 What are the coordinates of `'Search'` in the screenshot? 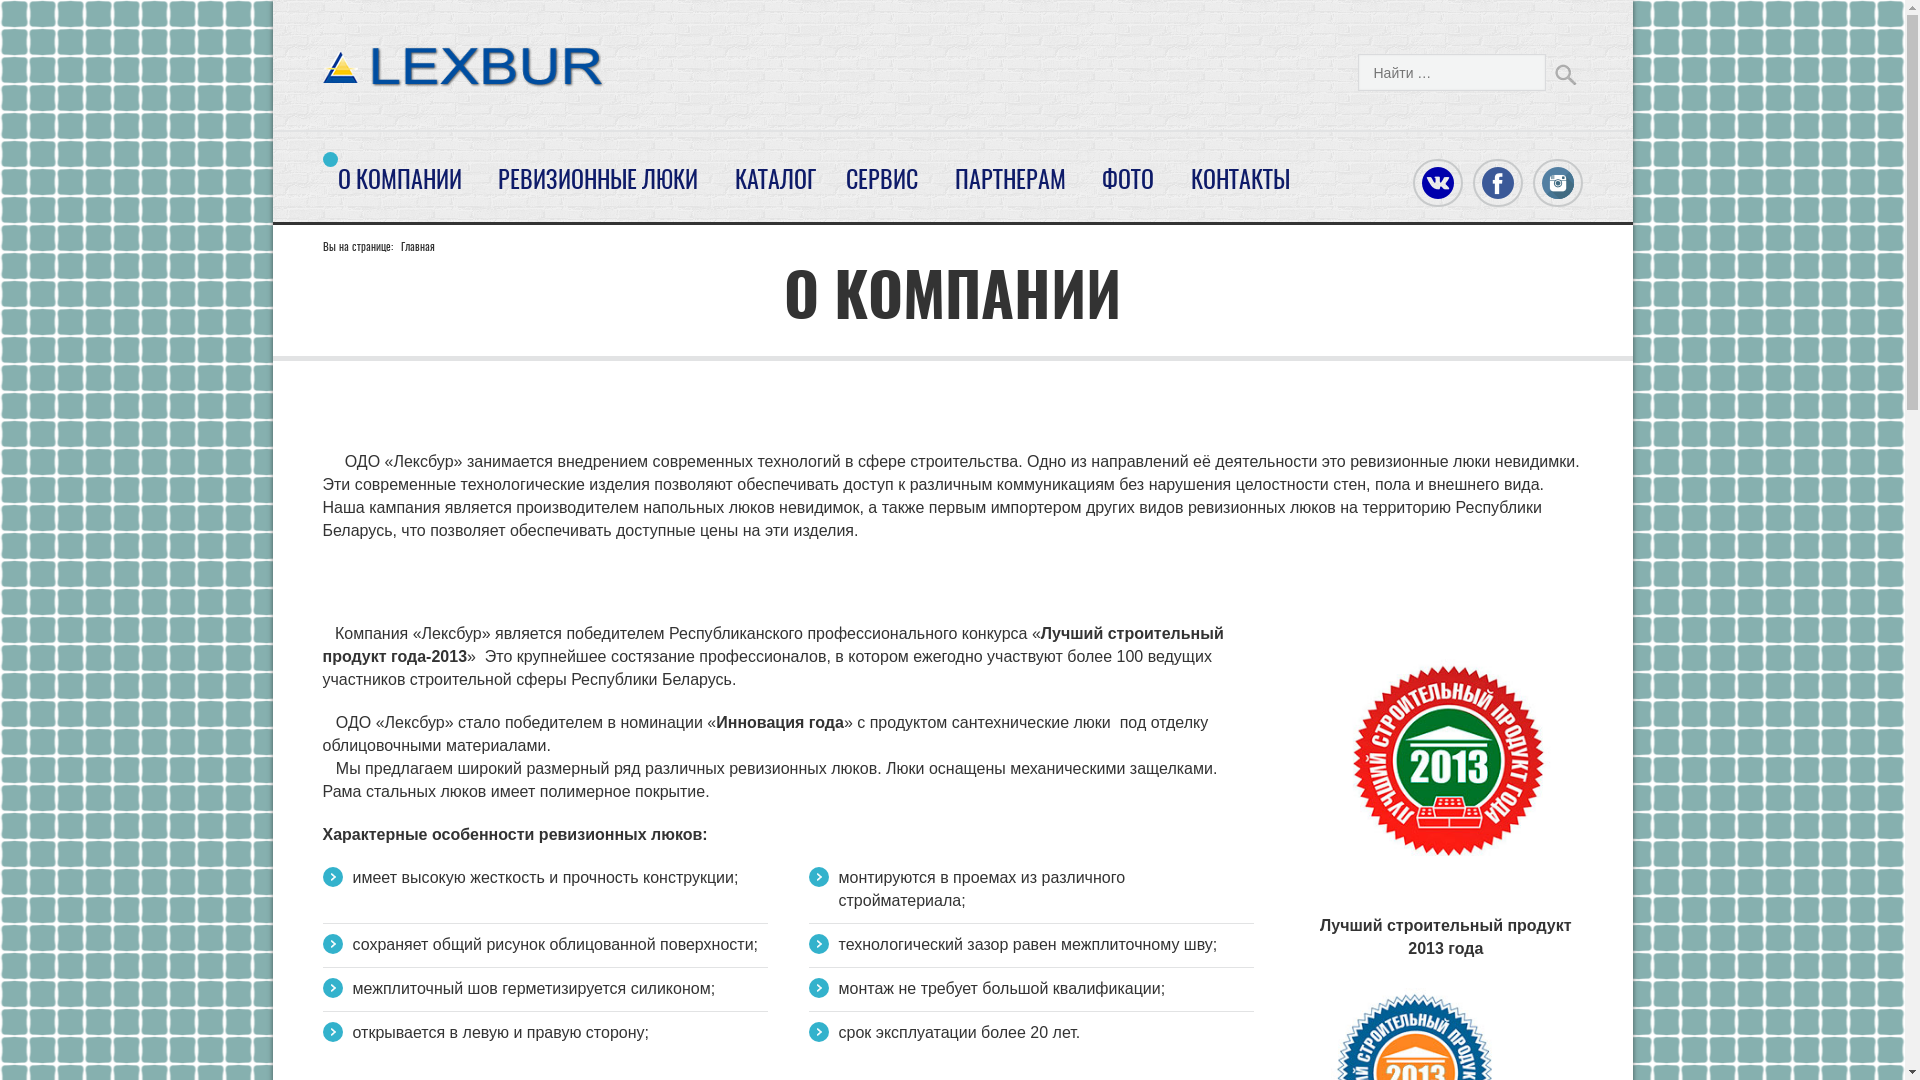 It's located at (1563, 72).